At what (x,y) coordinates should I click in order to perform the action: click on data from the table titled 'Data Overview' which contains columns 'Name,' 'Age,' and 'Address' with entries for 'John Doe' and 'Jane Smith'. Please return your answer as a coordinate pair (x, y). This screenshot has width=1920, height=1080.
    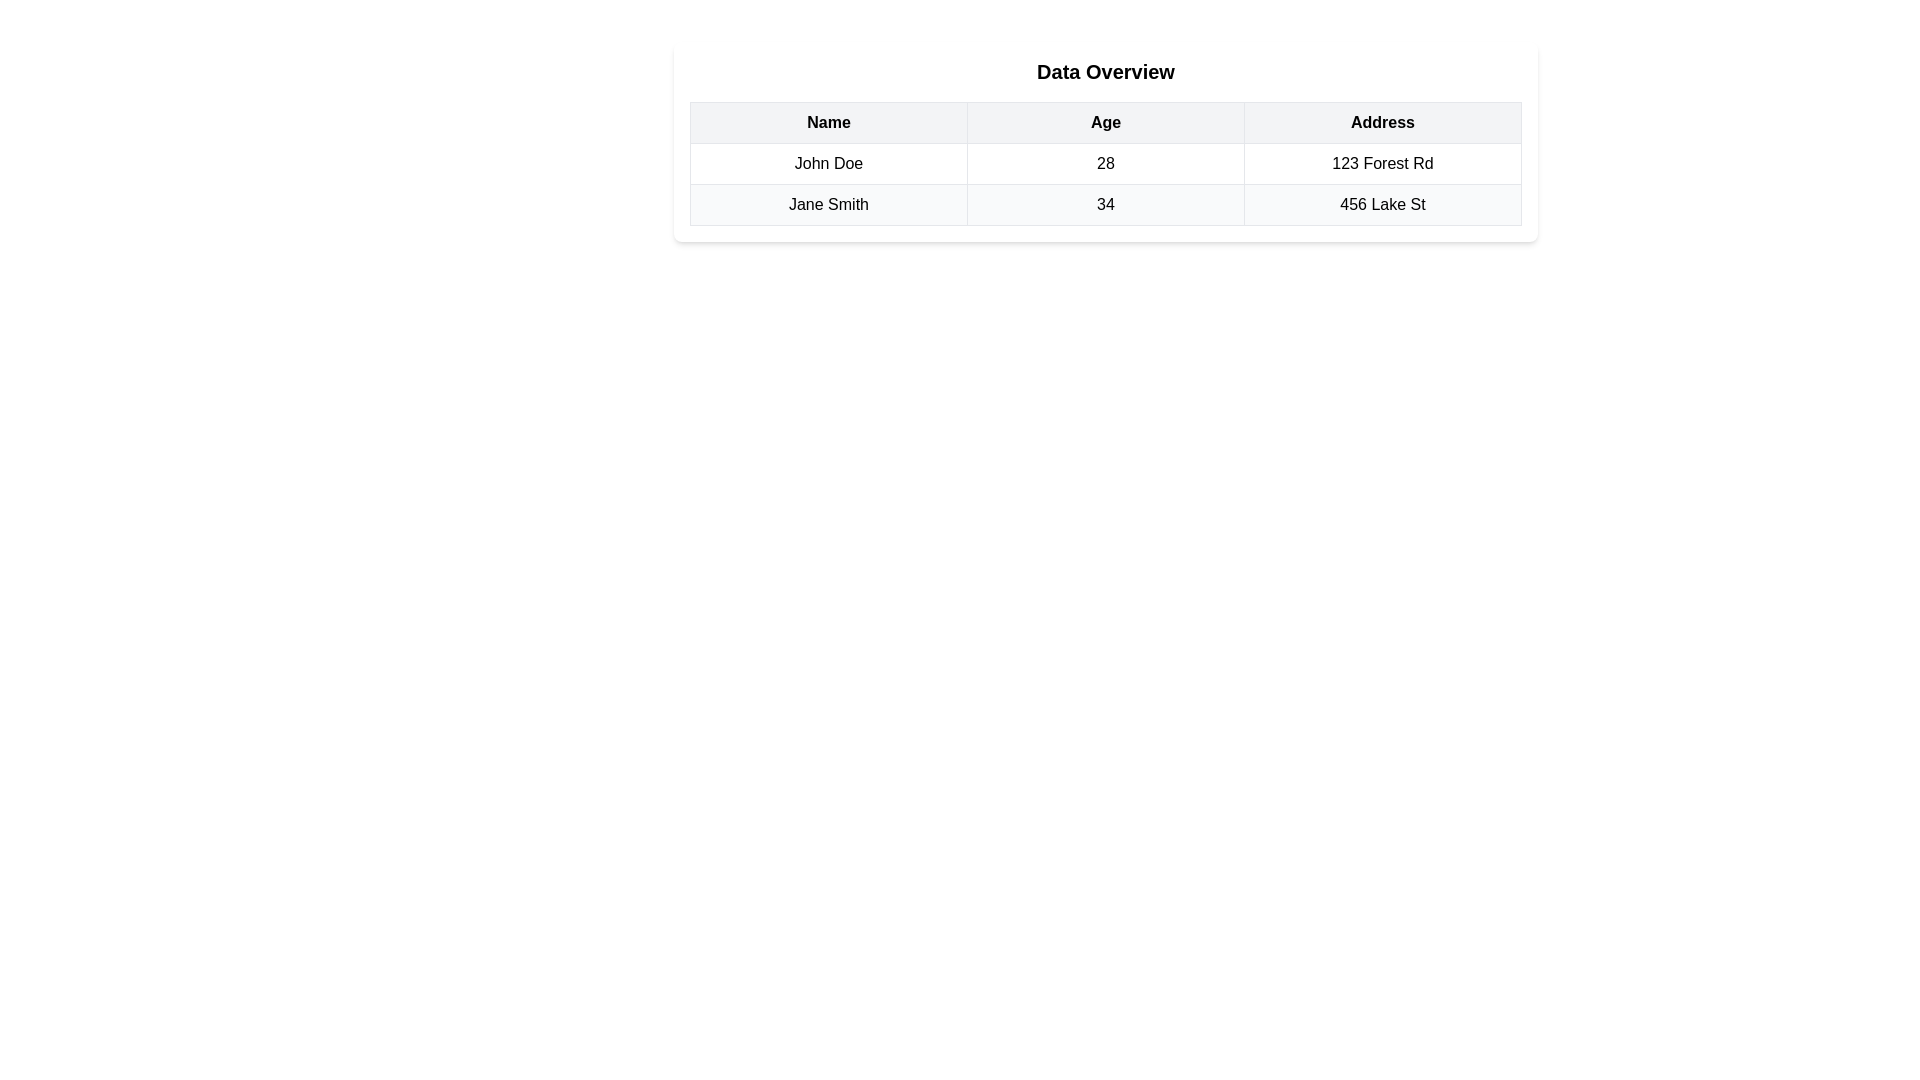
    Looking at the image, I should click on (1104, 163).